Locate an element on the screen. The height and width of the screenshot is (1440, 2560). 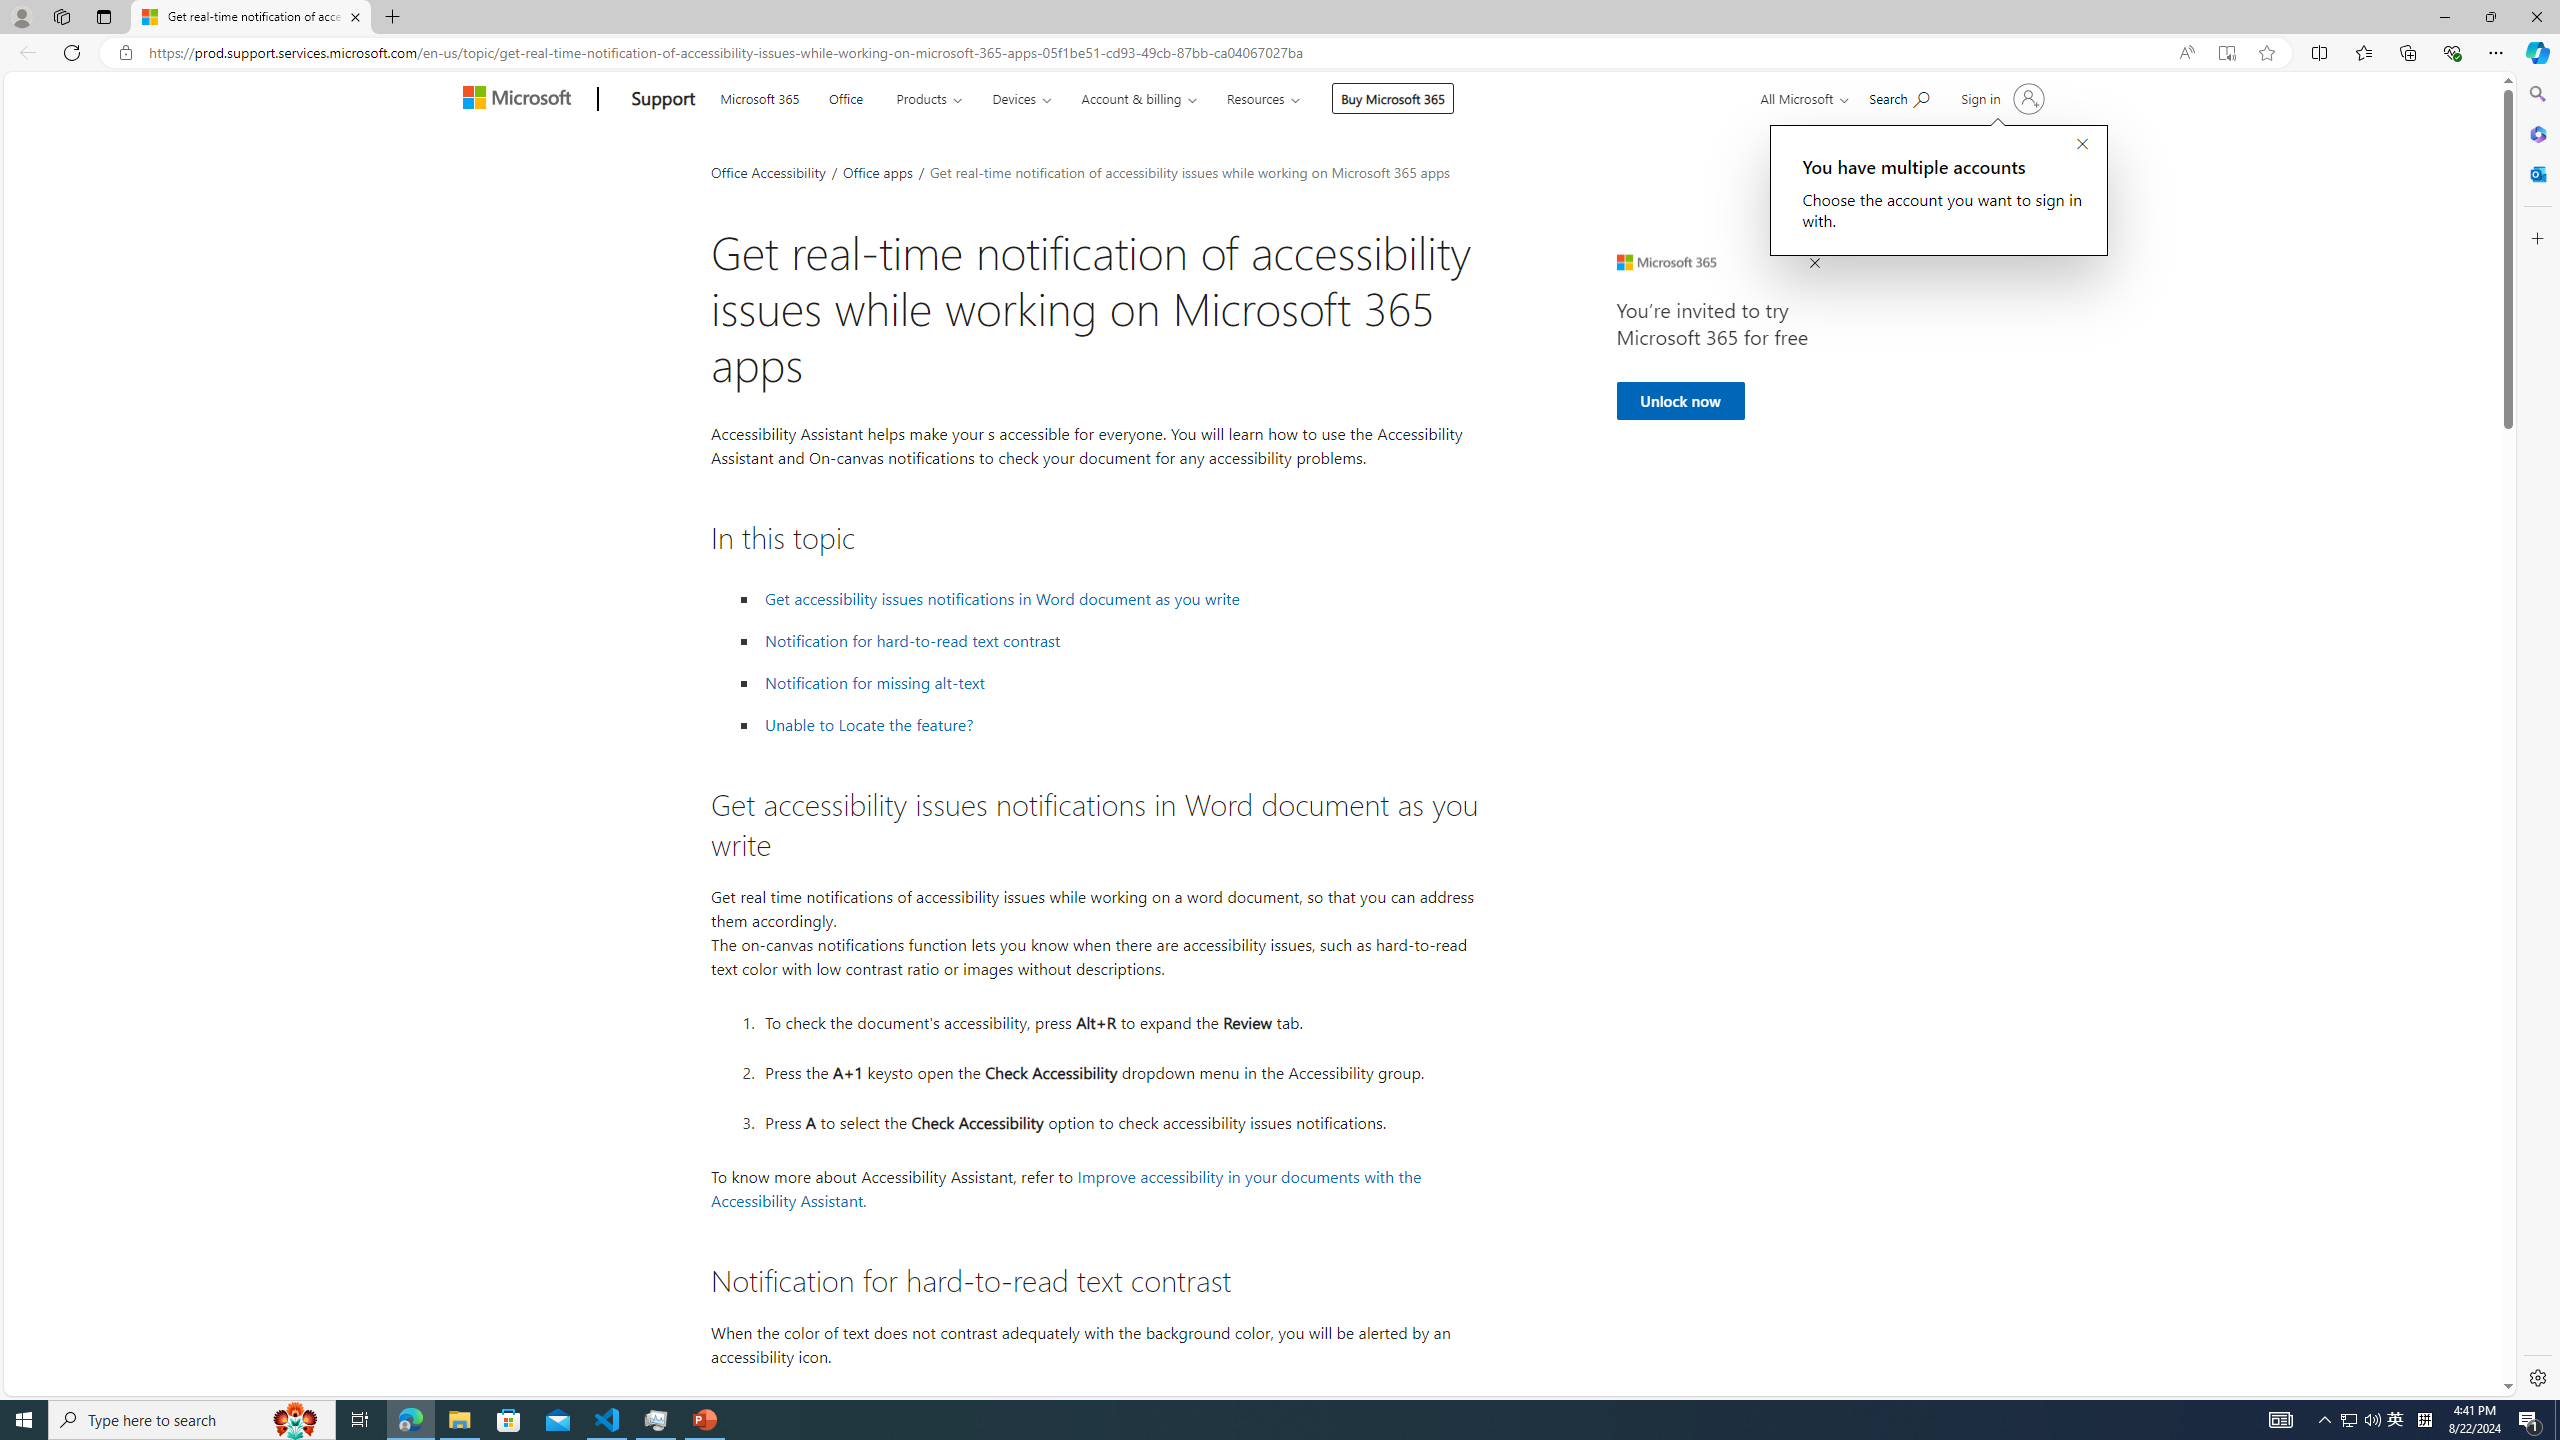
' Notification for missing alt-text' is located at coordinates (875, 682).